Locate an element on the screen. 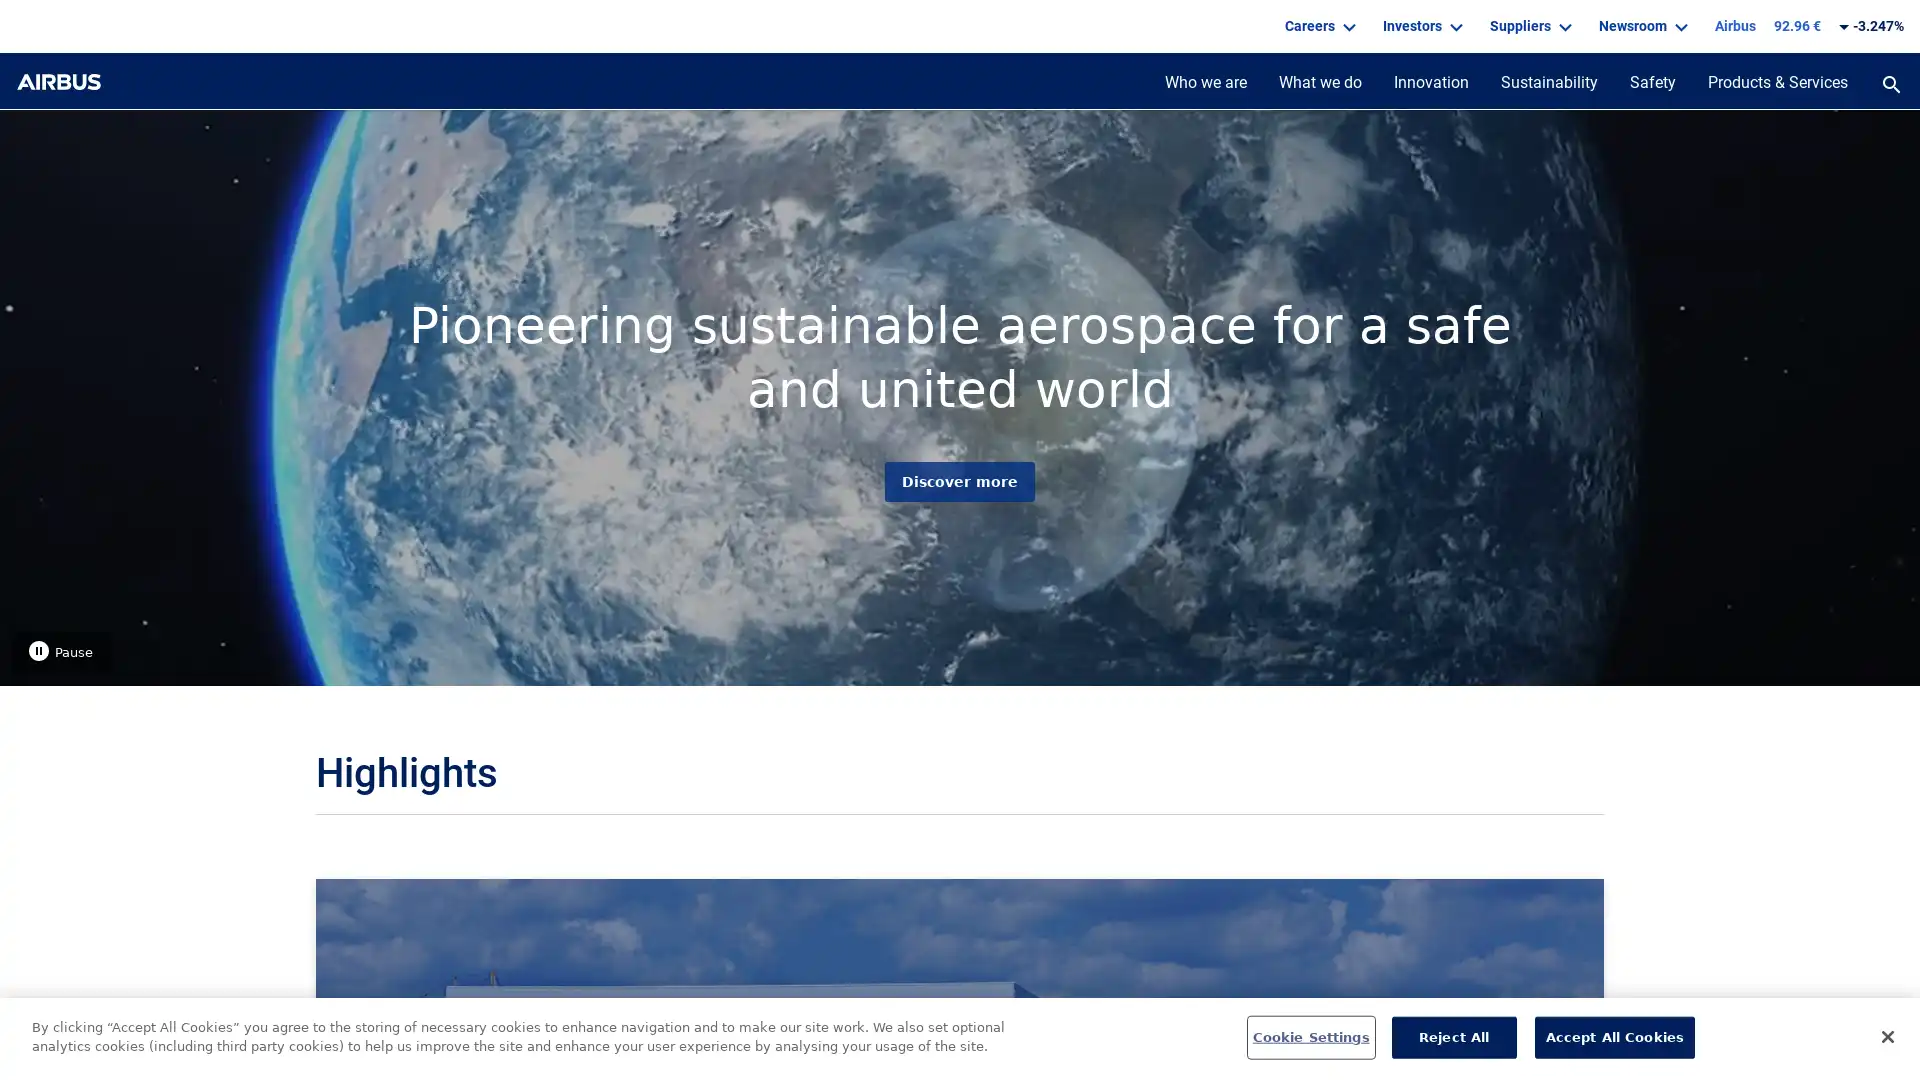 This screenshot has width=1920, height=1080. Reject All is located at coordinates (1453, 1036).